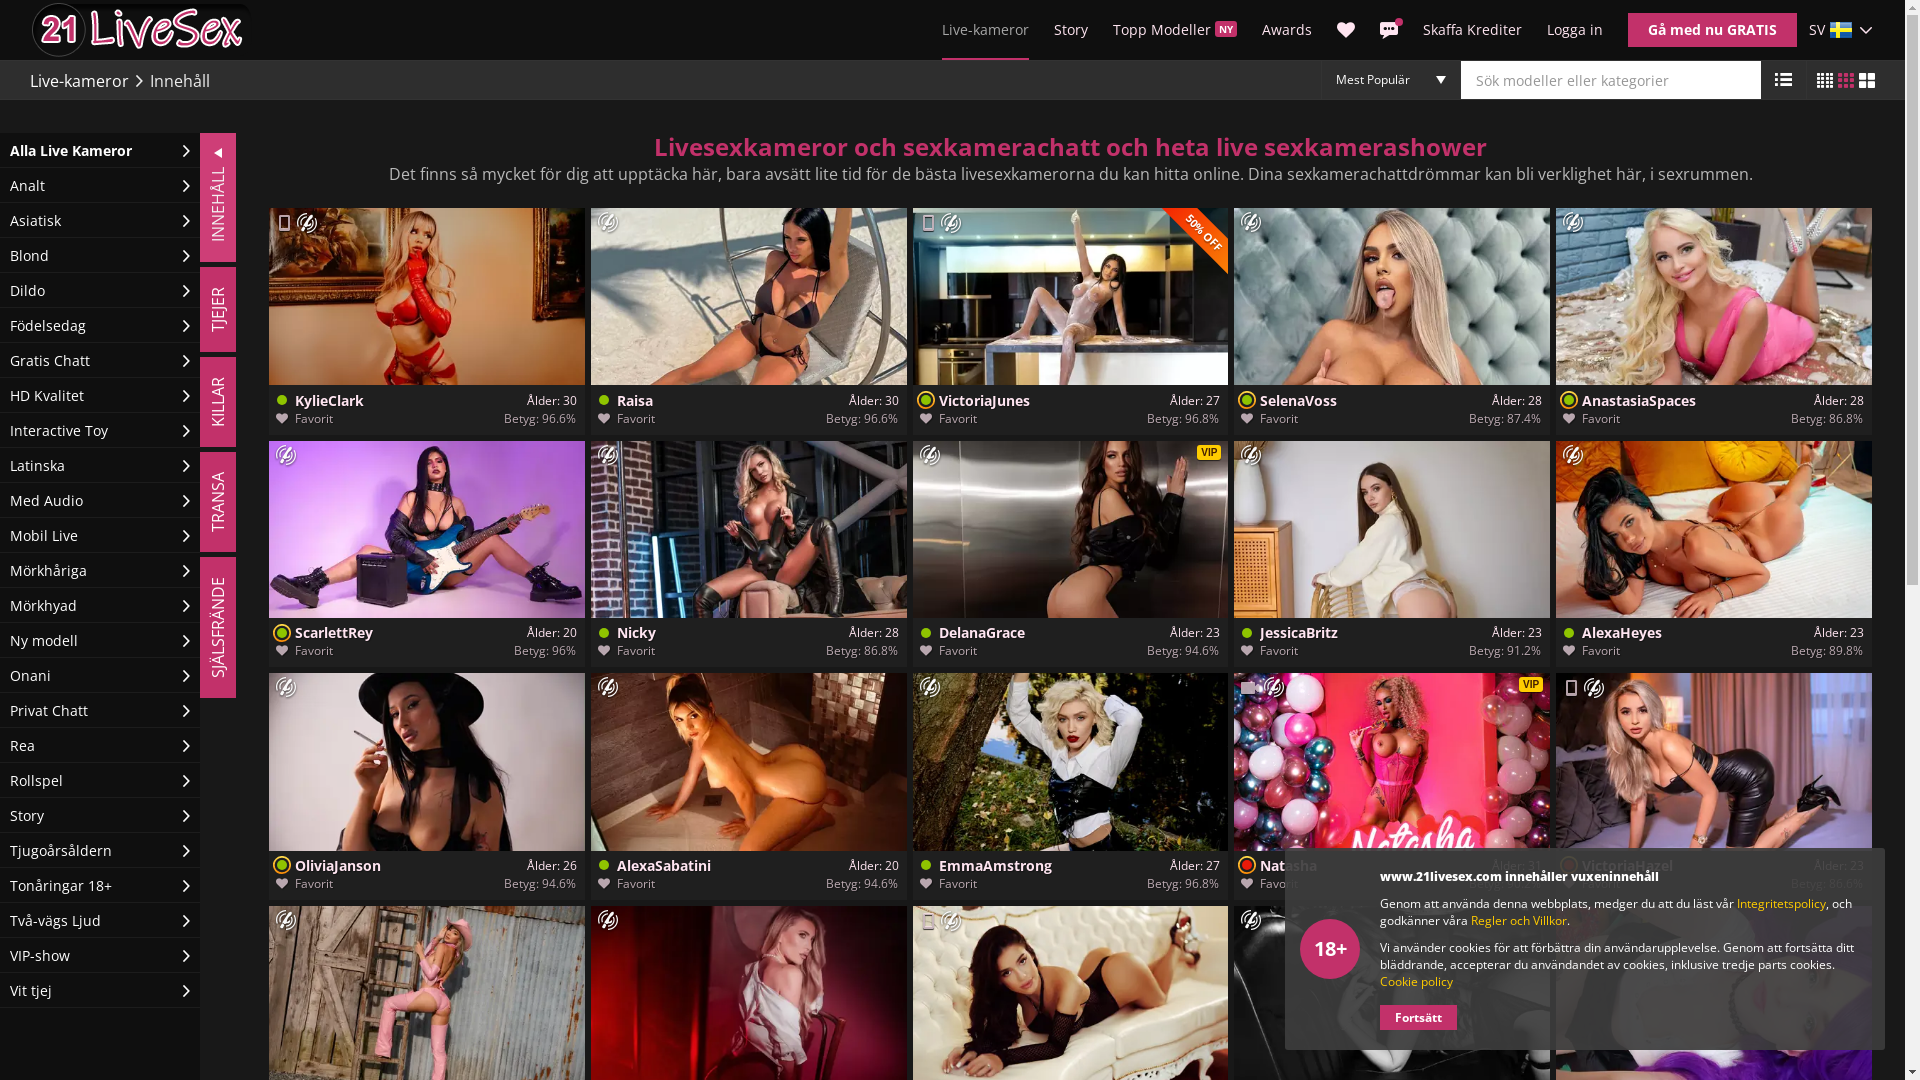 This screenshot has height=1080, width=1920. I want to click on 'Rollspel', so click(99, 779).